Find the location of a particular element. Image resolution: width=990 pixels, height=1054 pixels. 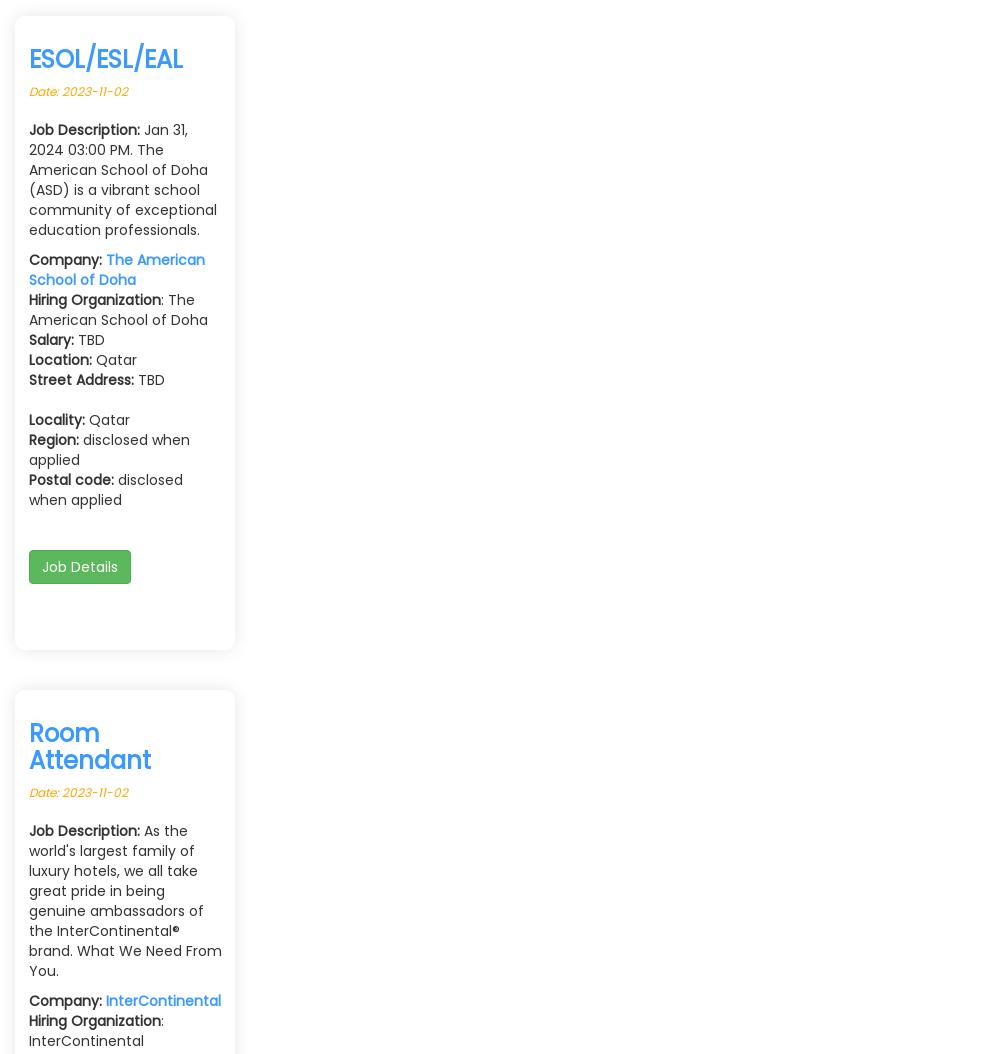

'Region:' is located at coordinates (53, 440).